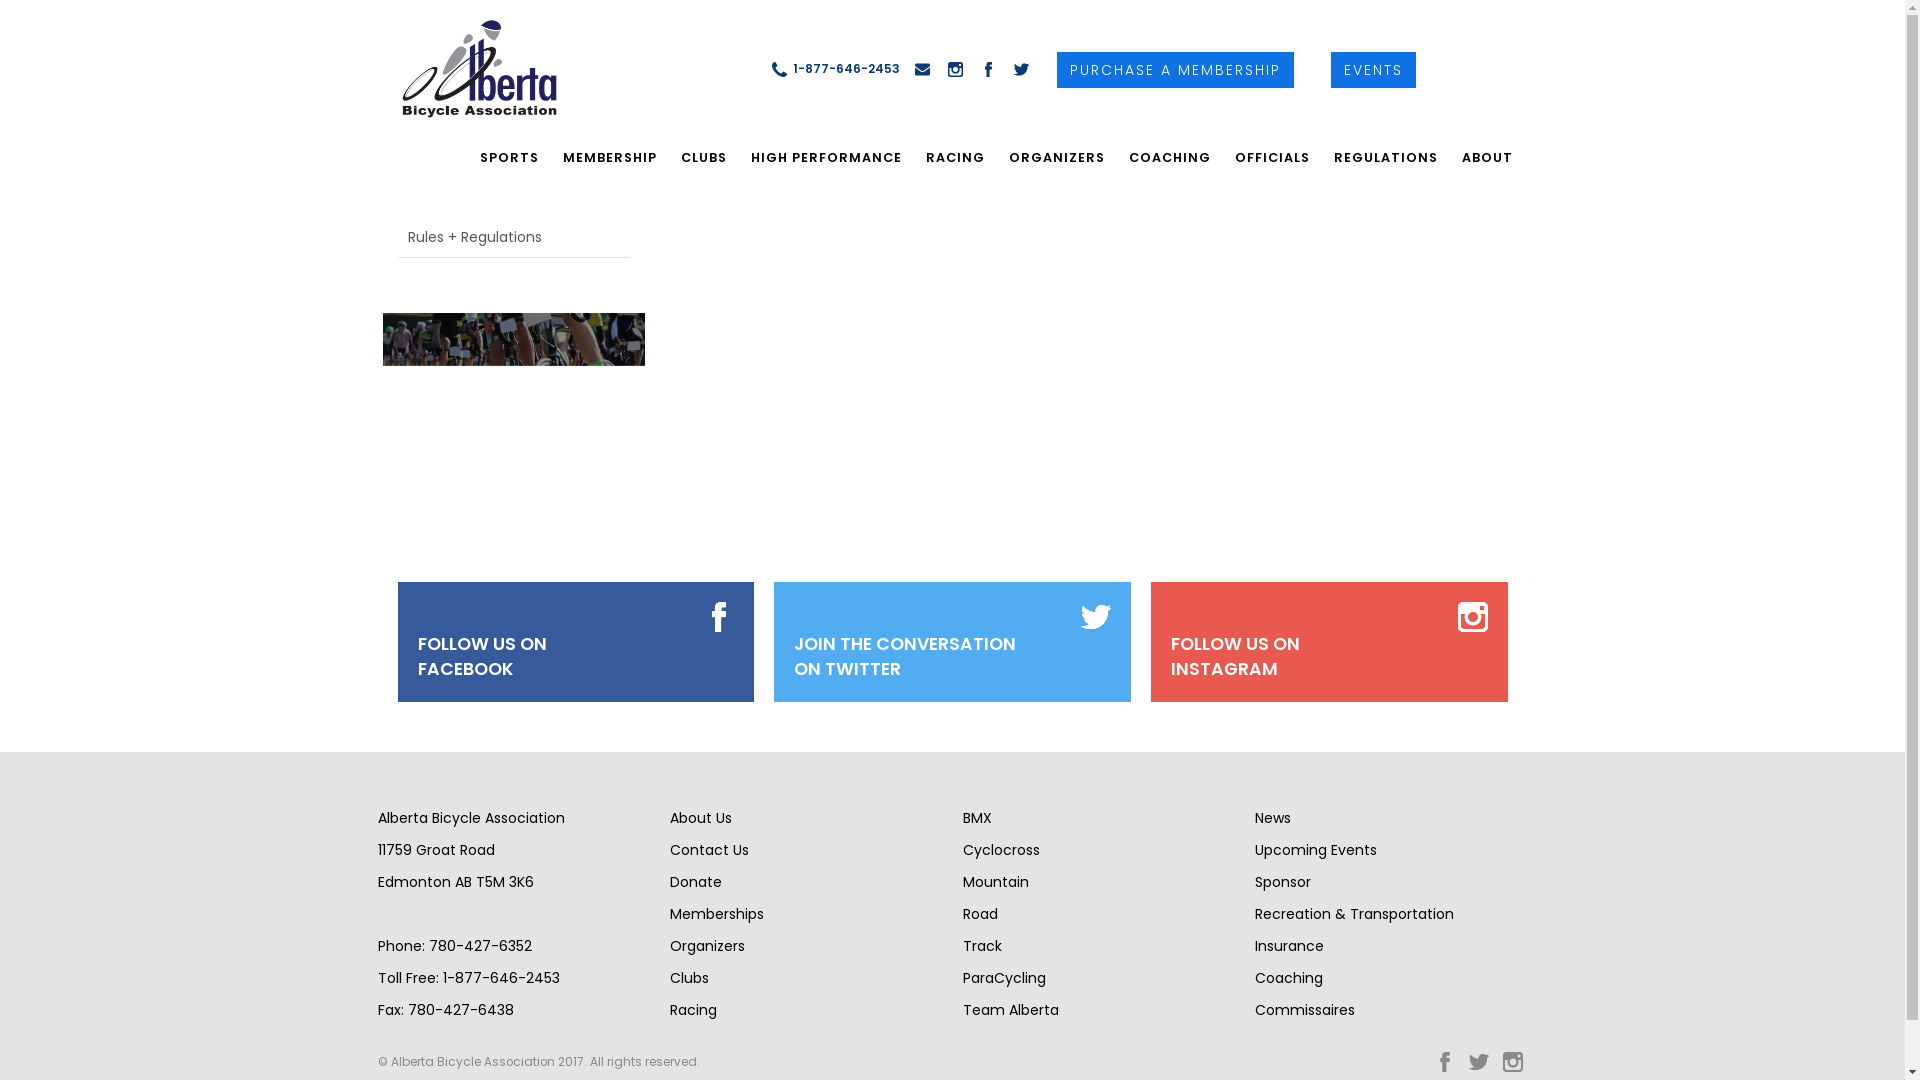 The width and height of the screenshot is (1920, 1080). What do you see at coordinates (981, 945) in the screenshot?
I see `'Track'` at bounding box center [981, 945].